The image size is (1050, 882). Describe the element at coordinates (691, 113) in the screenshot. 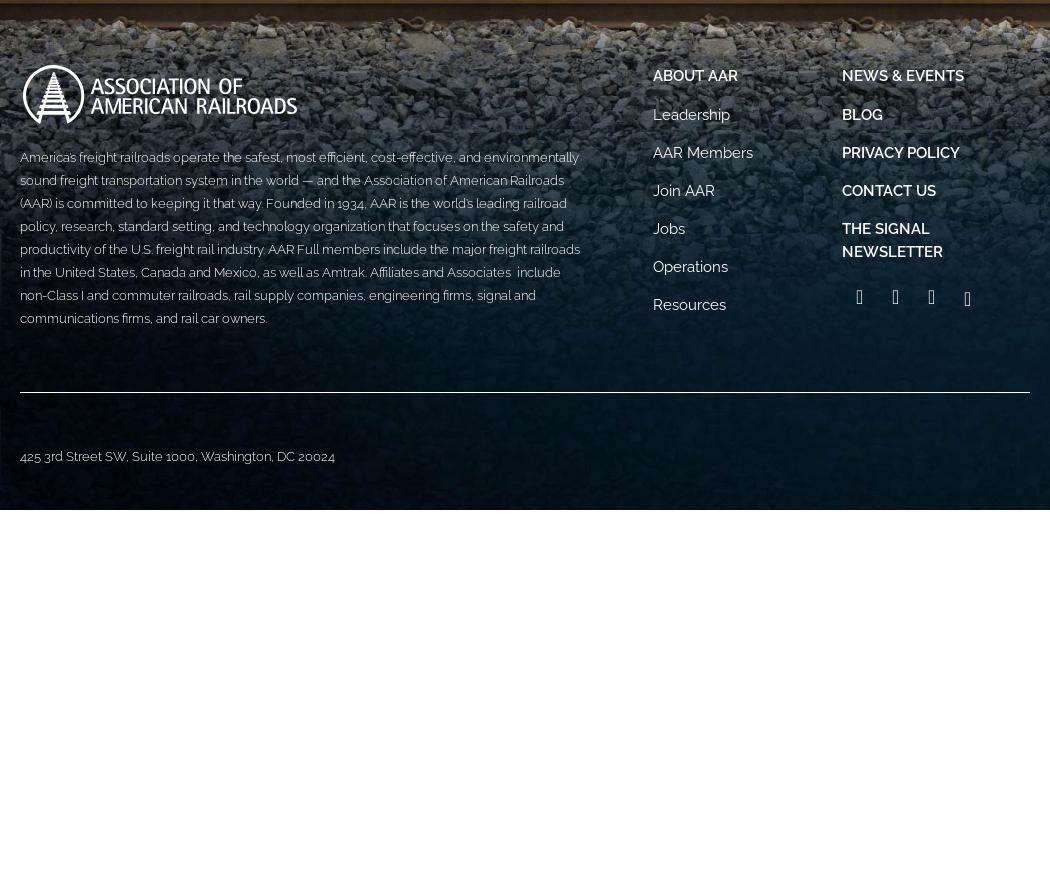

I see `'Leadership'` at that location.